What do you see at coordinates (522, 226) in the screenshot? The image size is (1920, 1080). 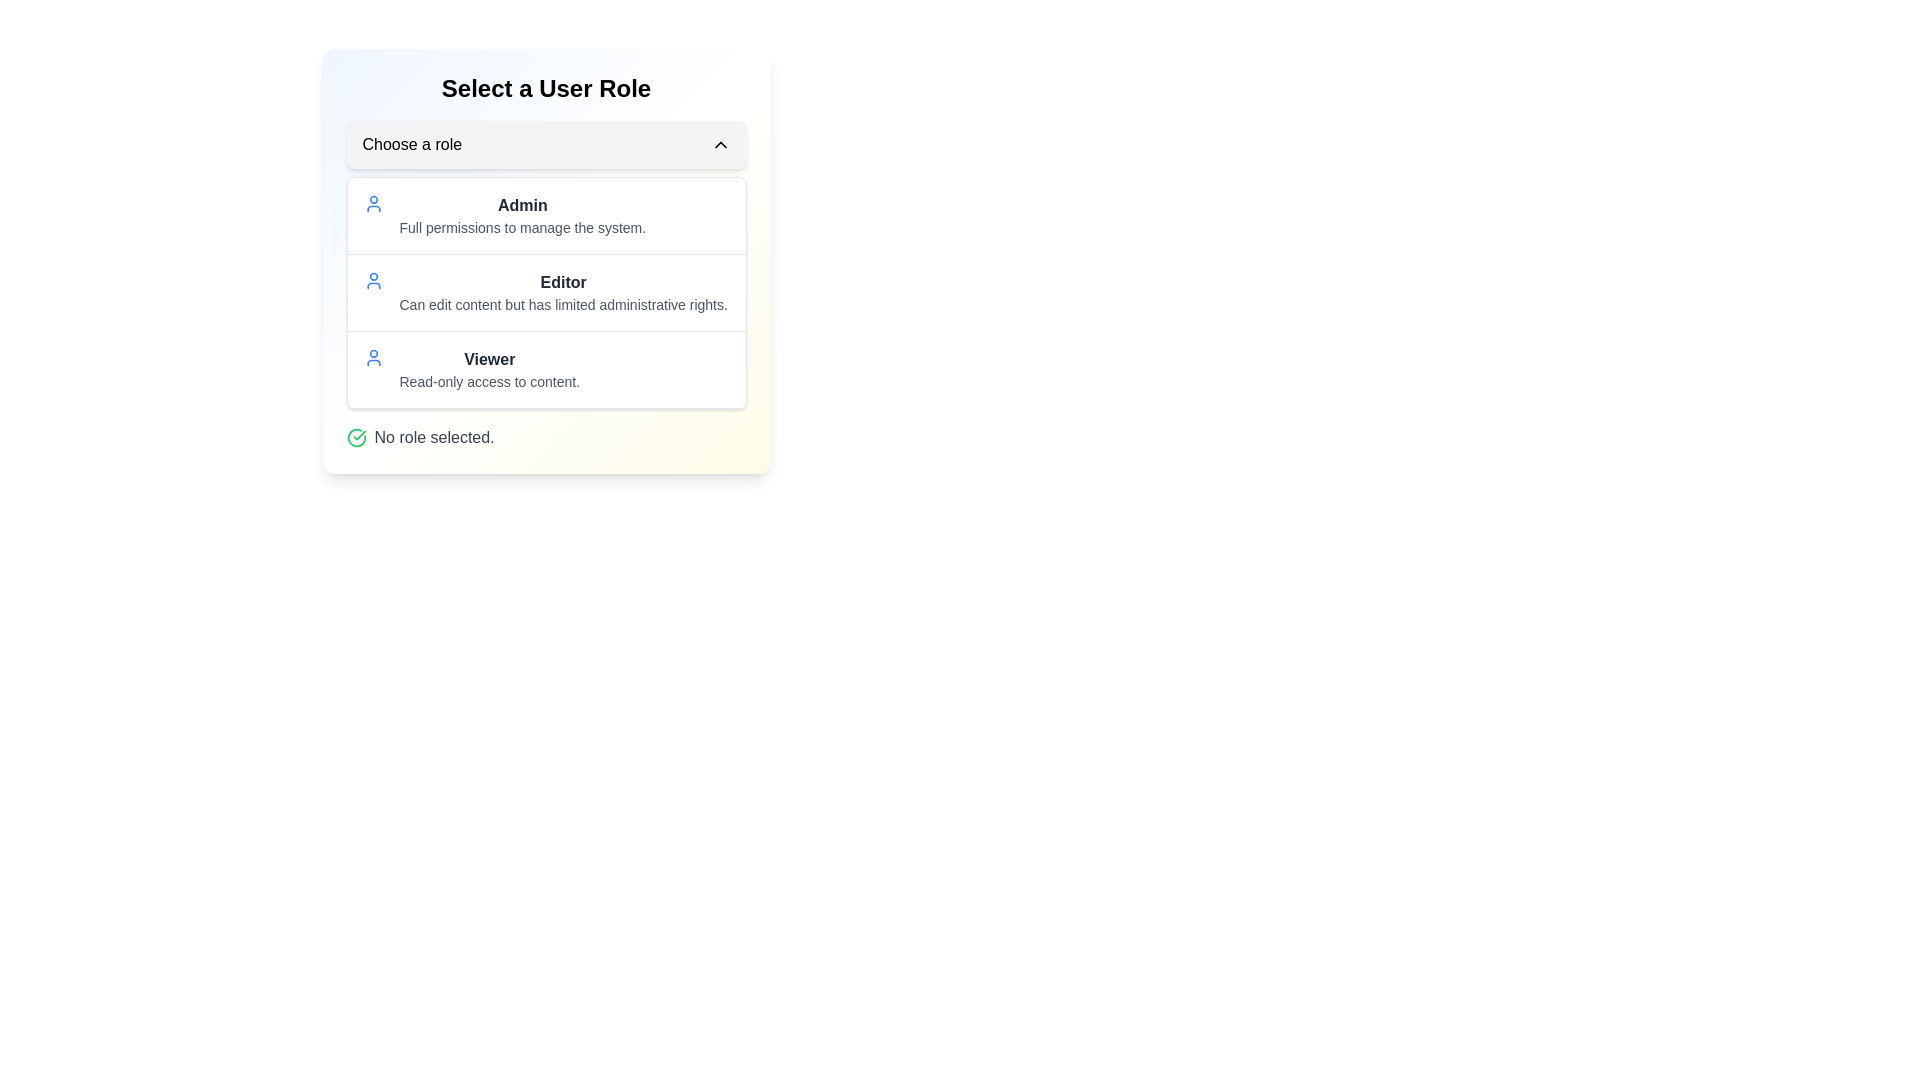 I see `the static text label that states 'Full permissions to manage the system.', which is located below the bold 'Admin' label in the user role selection interface` at bounding box center [522, 226].